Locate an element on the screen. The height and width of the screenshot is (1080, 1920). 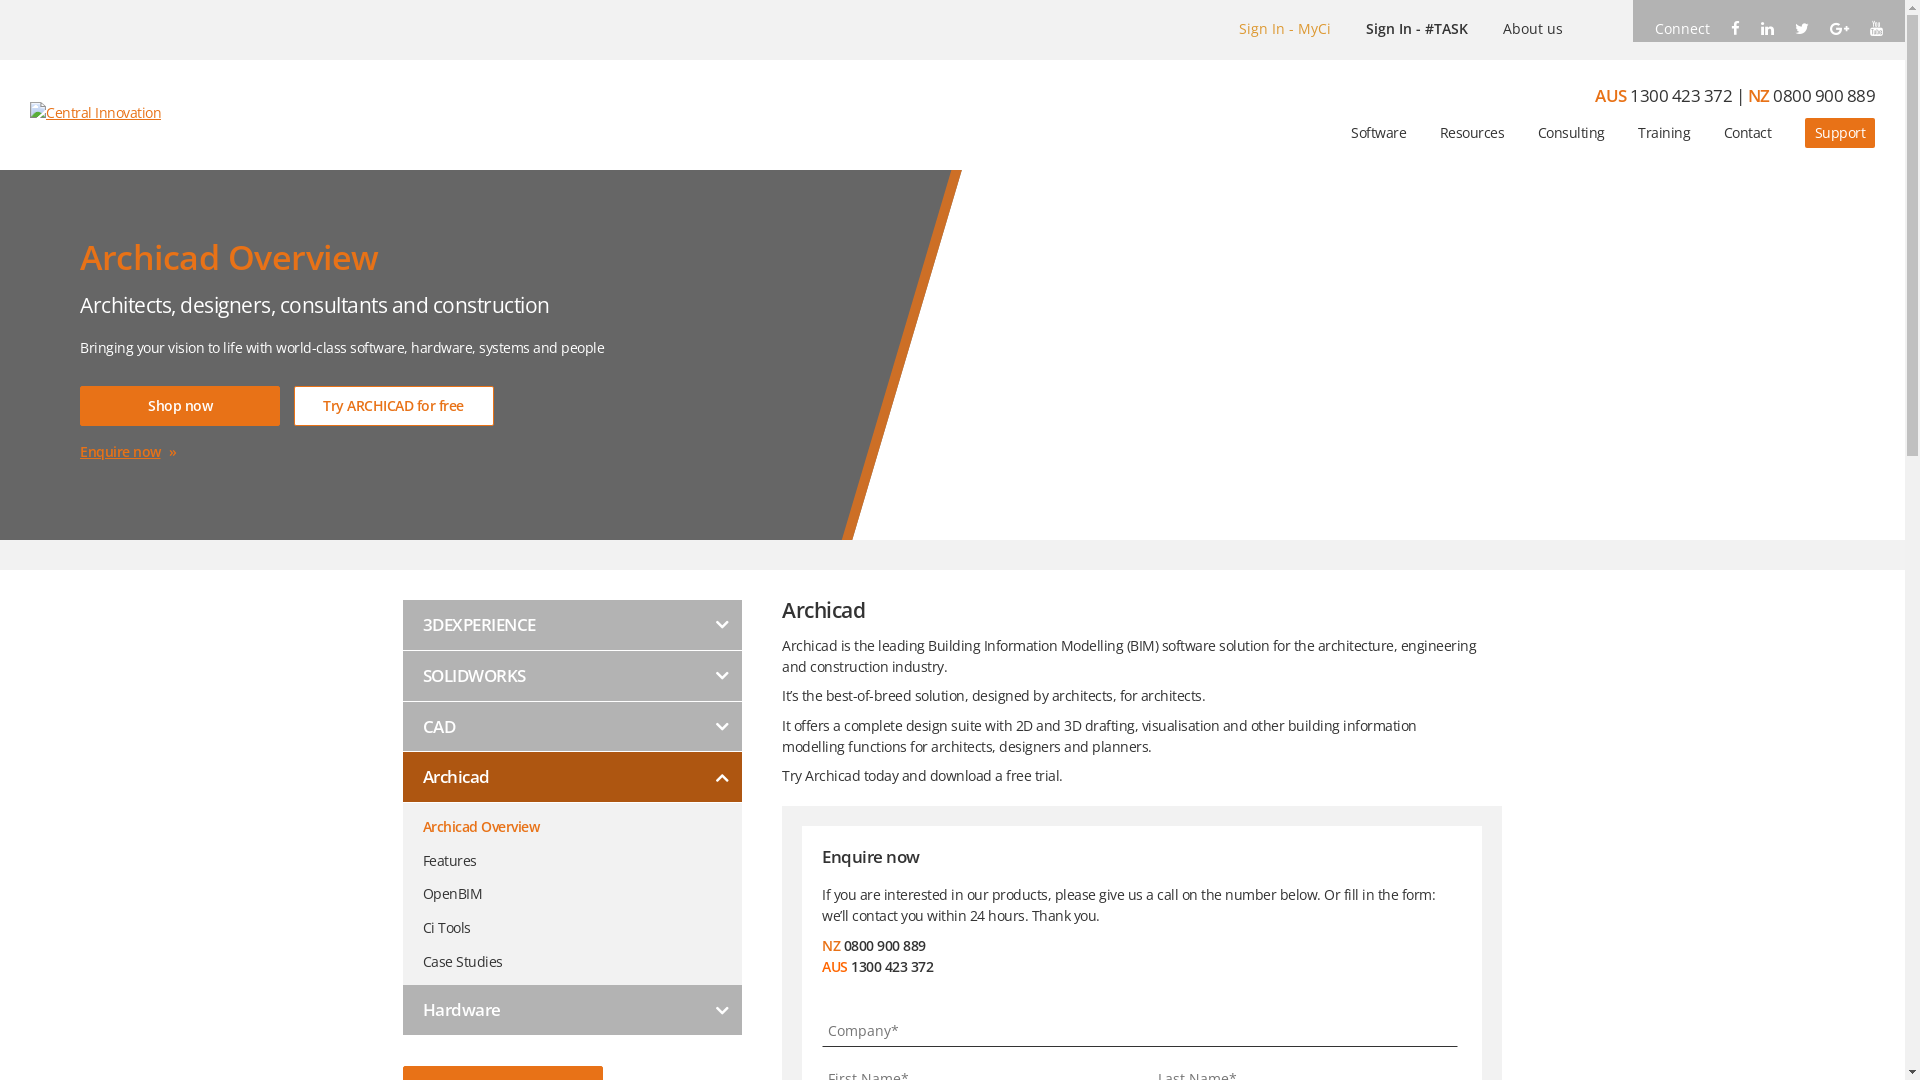
'Consulting' is located at coordinates (1570, 132).